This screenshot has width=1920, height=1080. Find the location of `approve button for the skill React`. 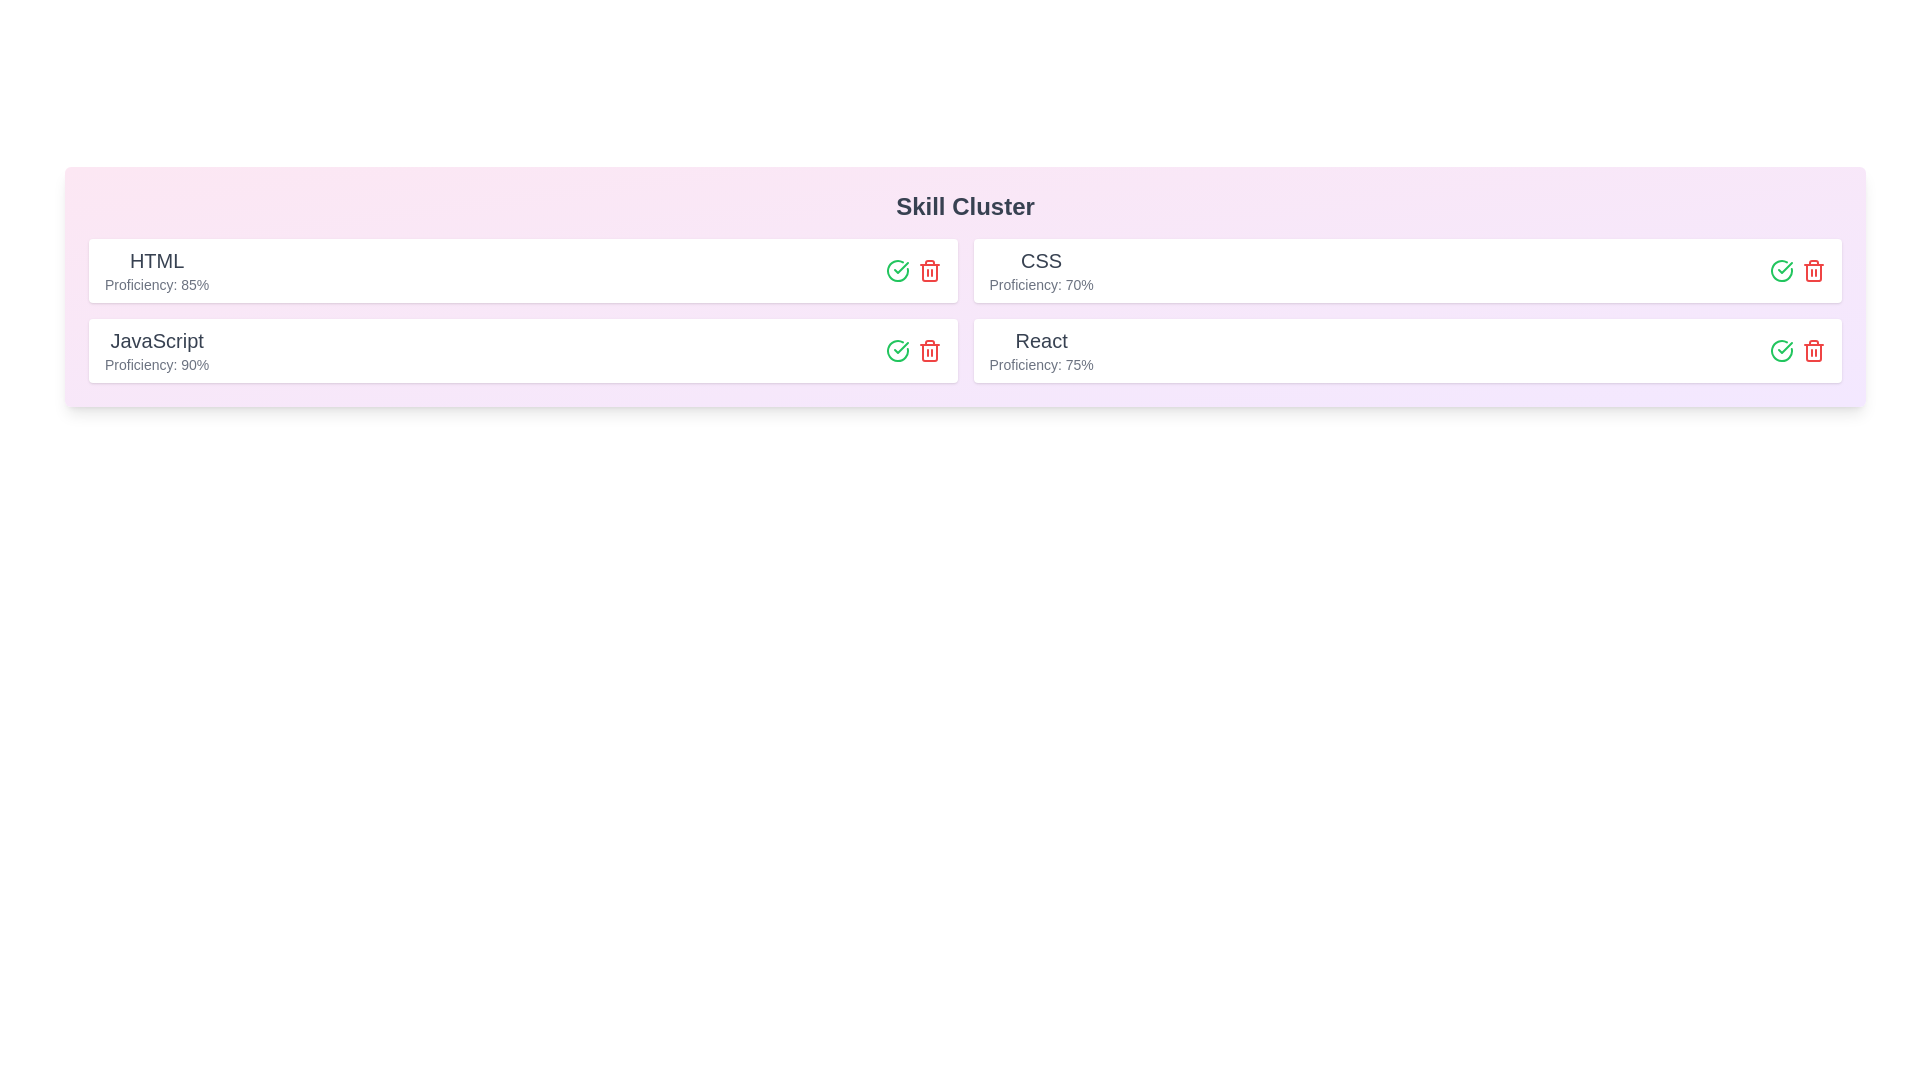

approve button for the skill React is located at coordinates (1781, 350).